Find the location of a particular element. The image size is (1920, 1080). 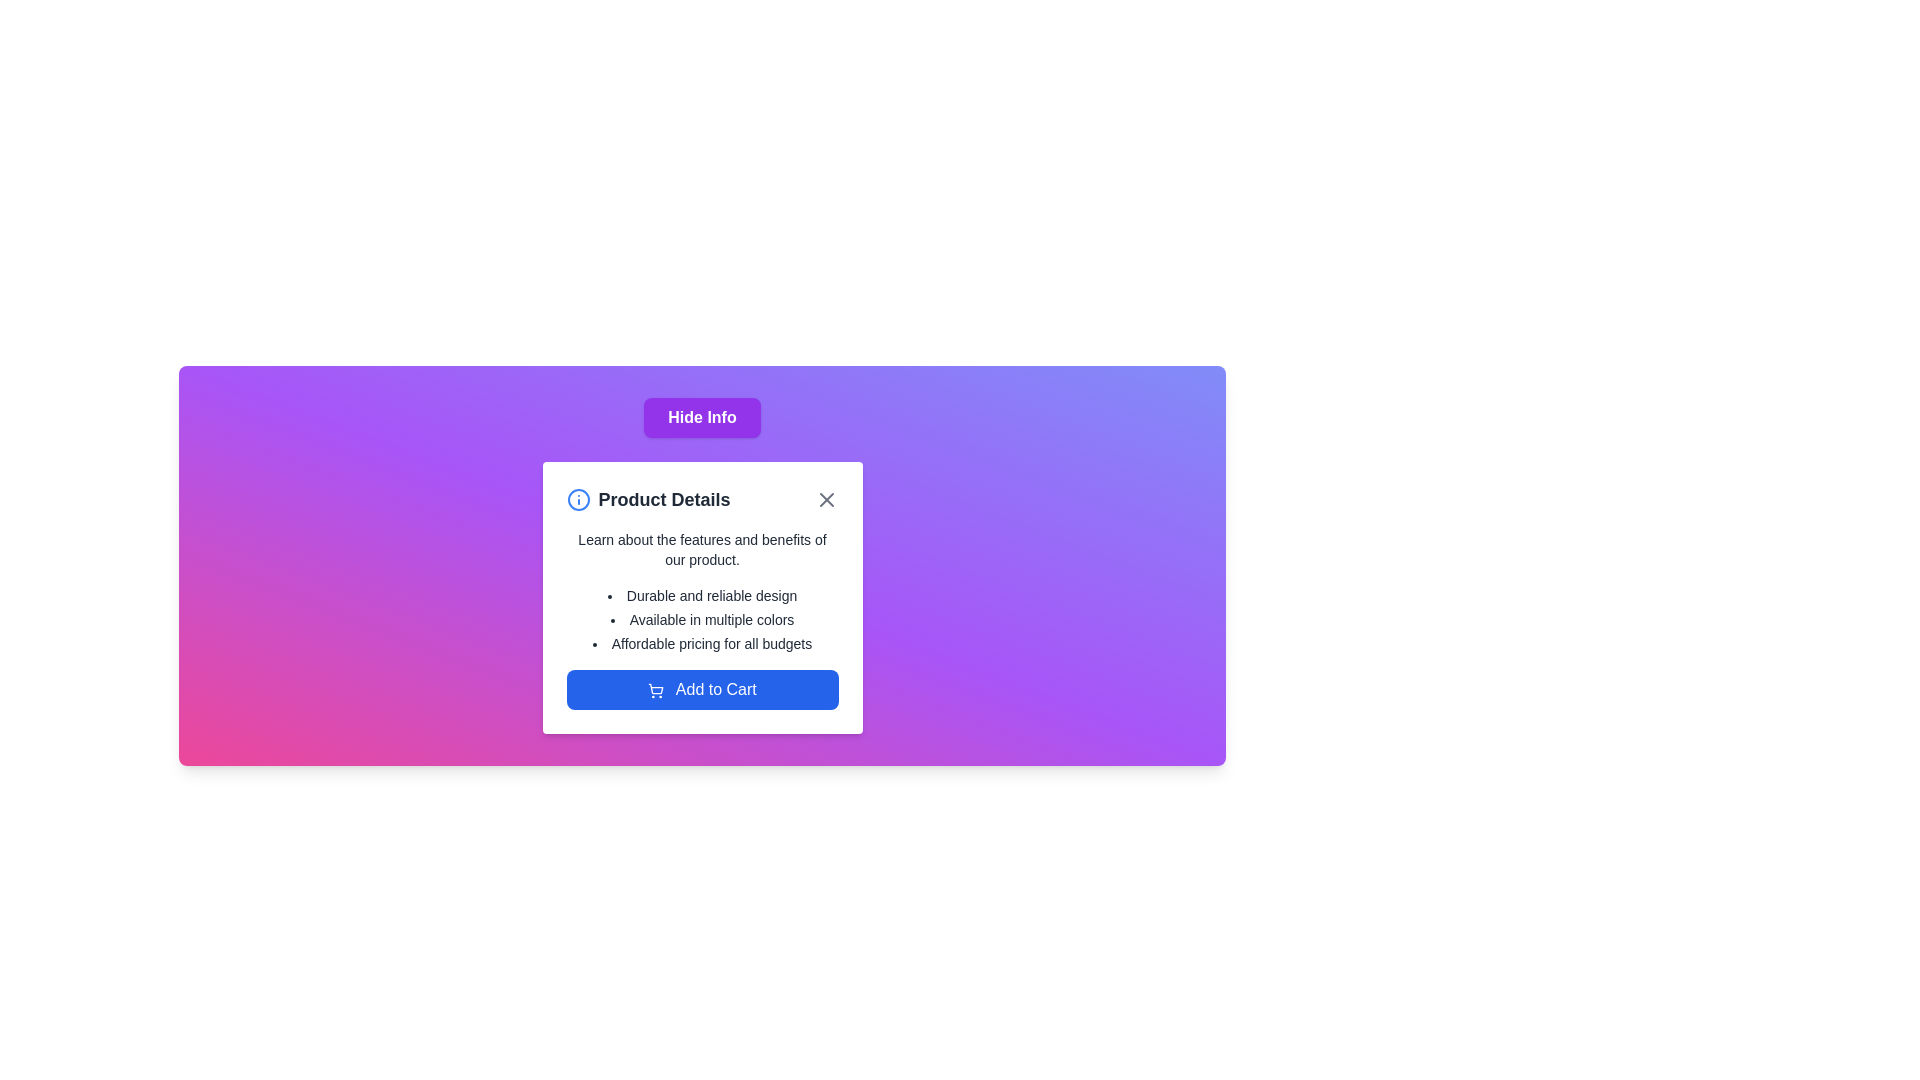

the text element that reads 'Learn about the features and benefits of our product.', which is styled in a small font within a white panel, located below the heading 'Product Details' is located at coordinates (702, 550).